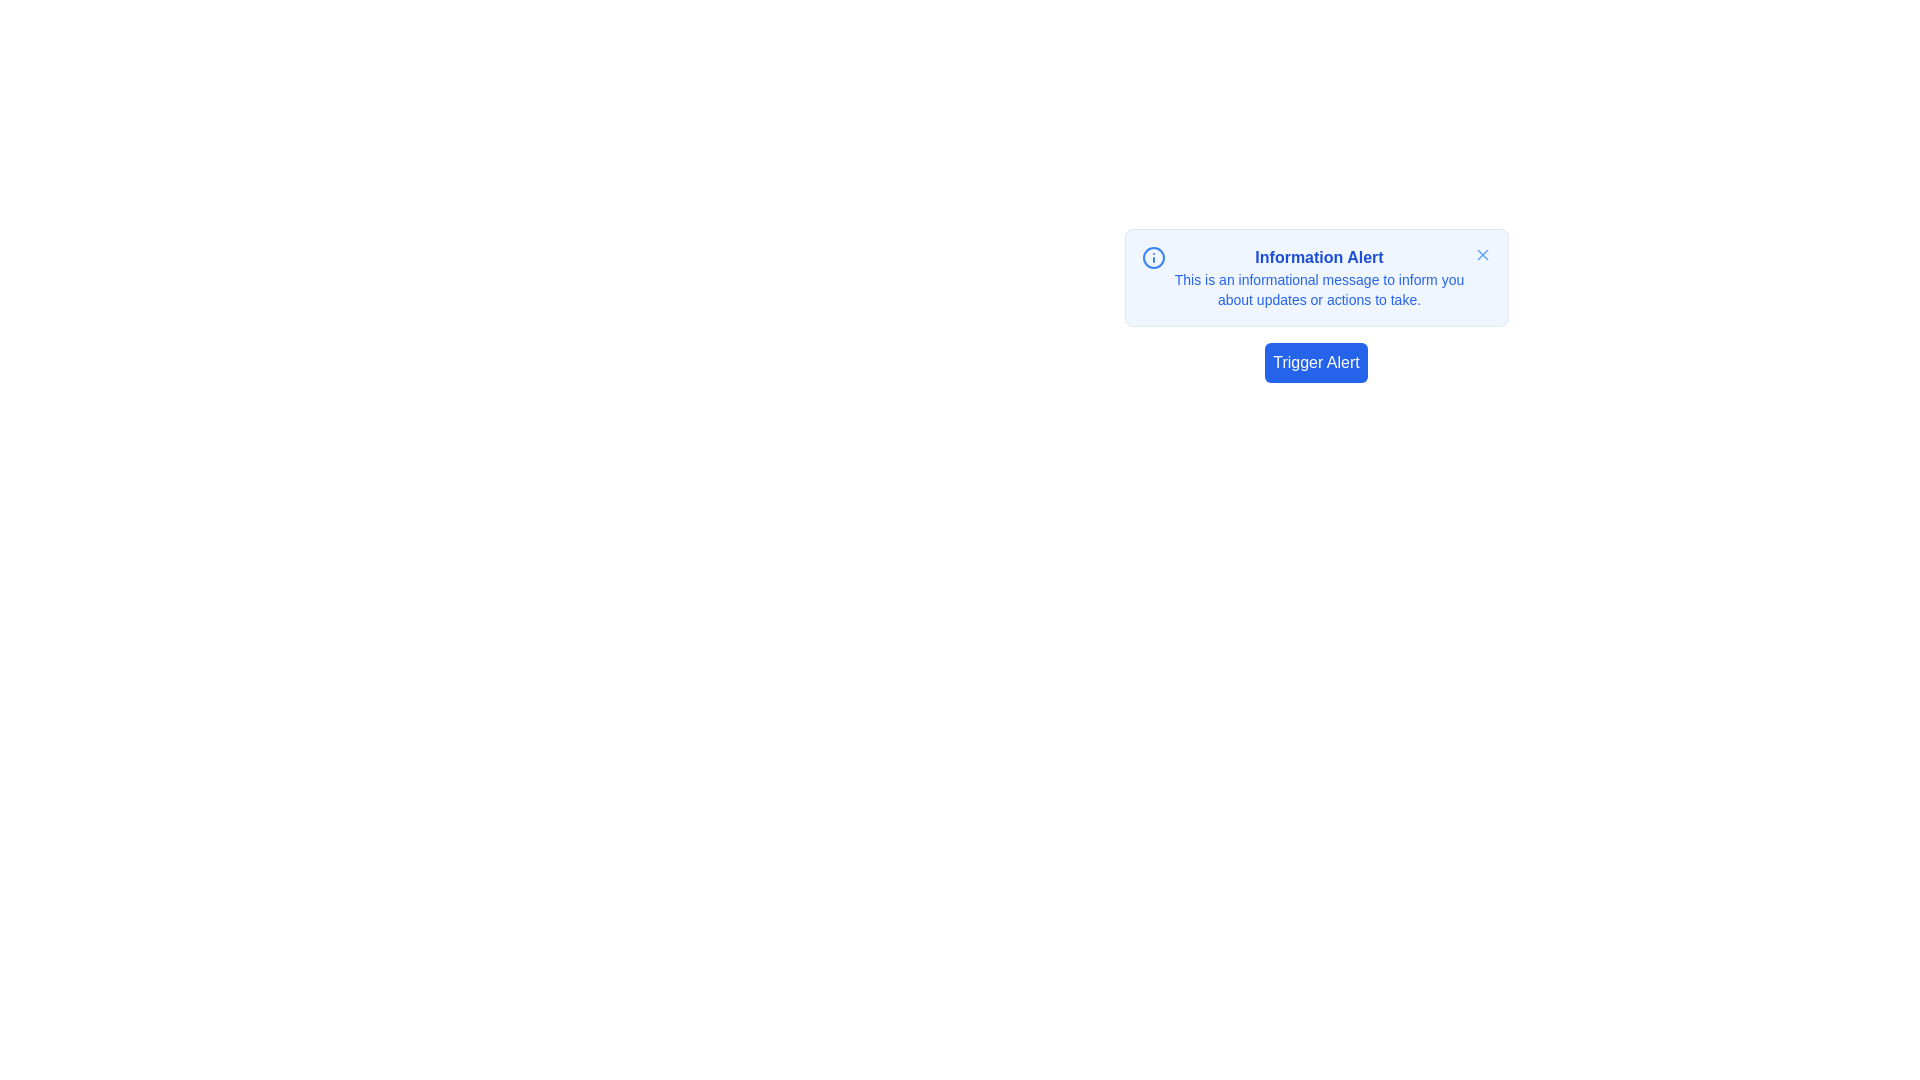  What do you see at coordinates (1153, 257) in the screenshot?
I see `the outer circle of the information icon located in the notification box at the upper left of the notification content` at bounding box center [1153, 257].